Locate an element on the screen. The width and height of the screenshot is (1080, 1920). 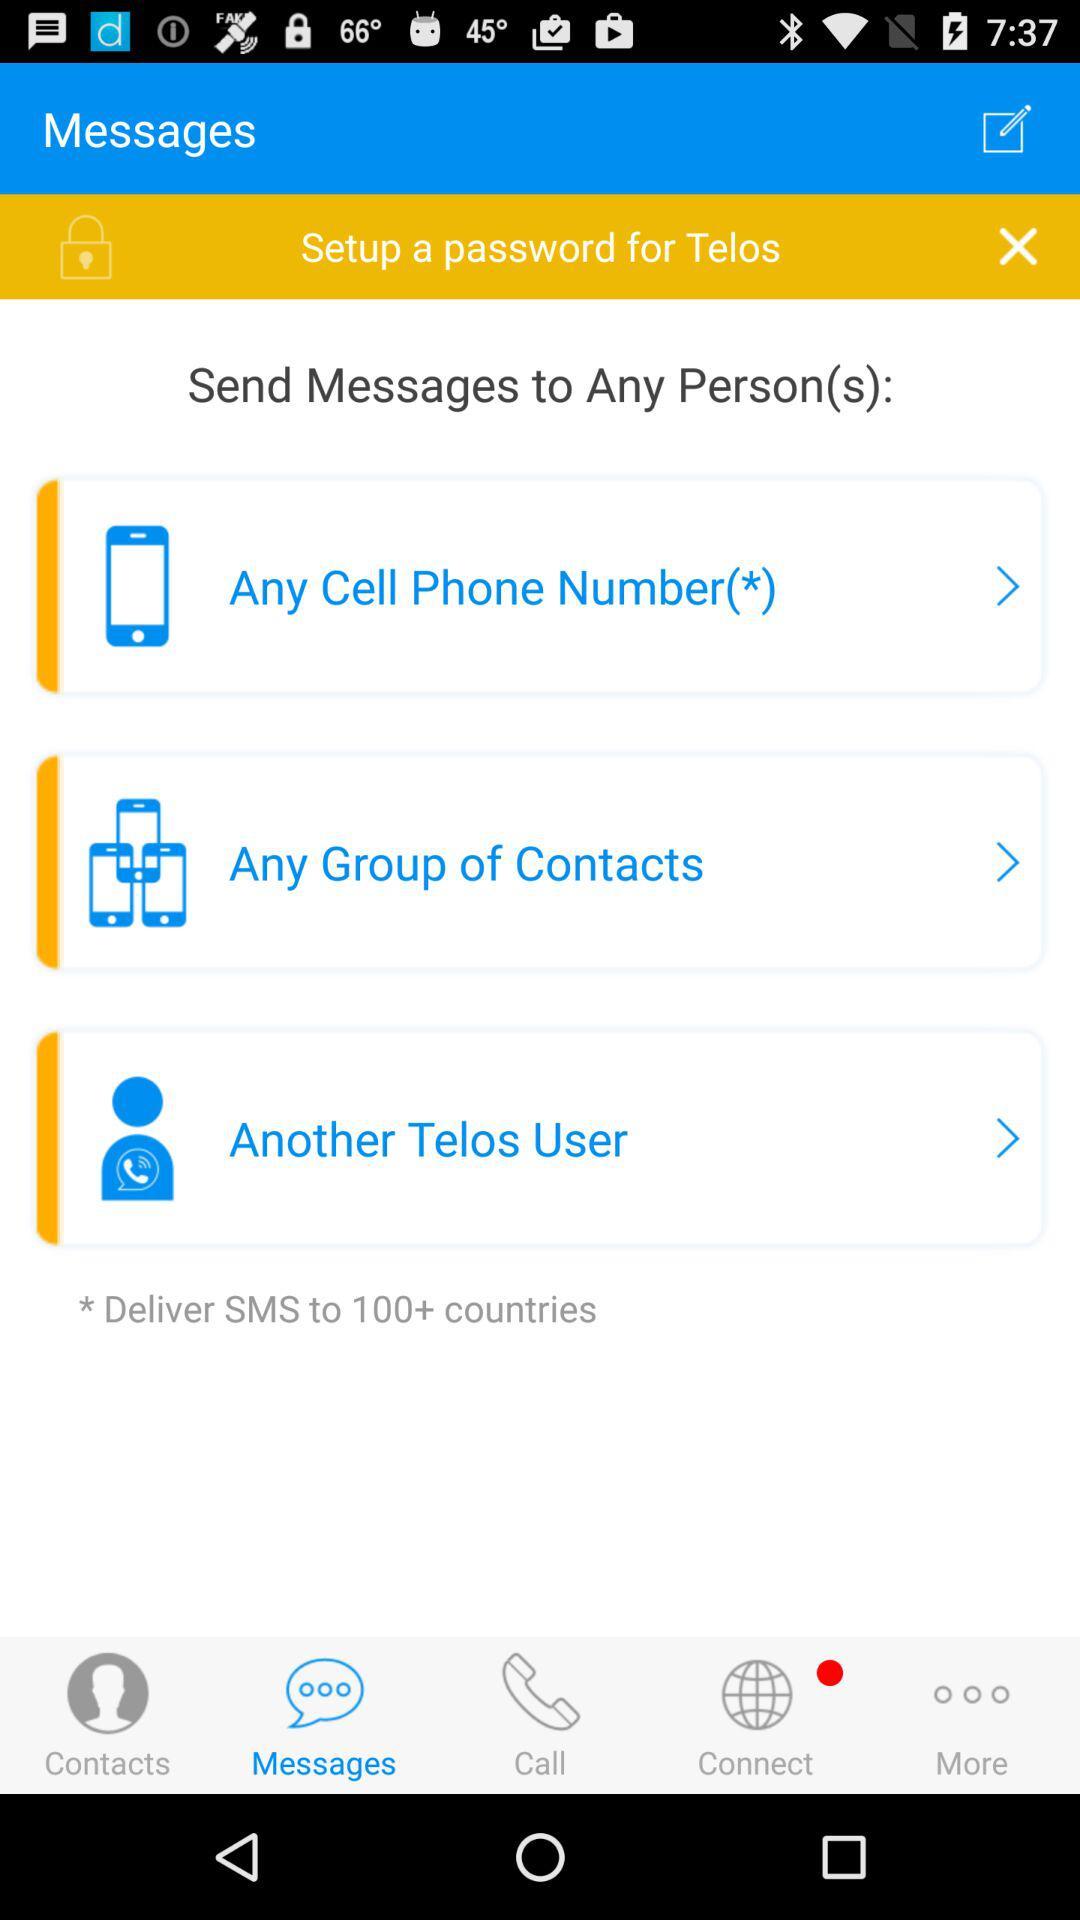
the edit icon is located at coordinates (1007, 136).